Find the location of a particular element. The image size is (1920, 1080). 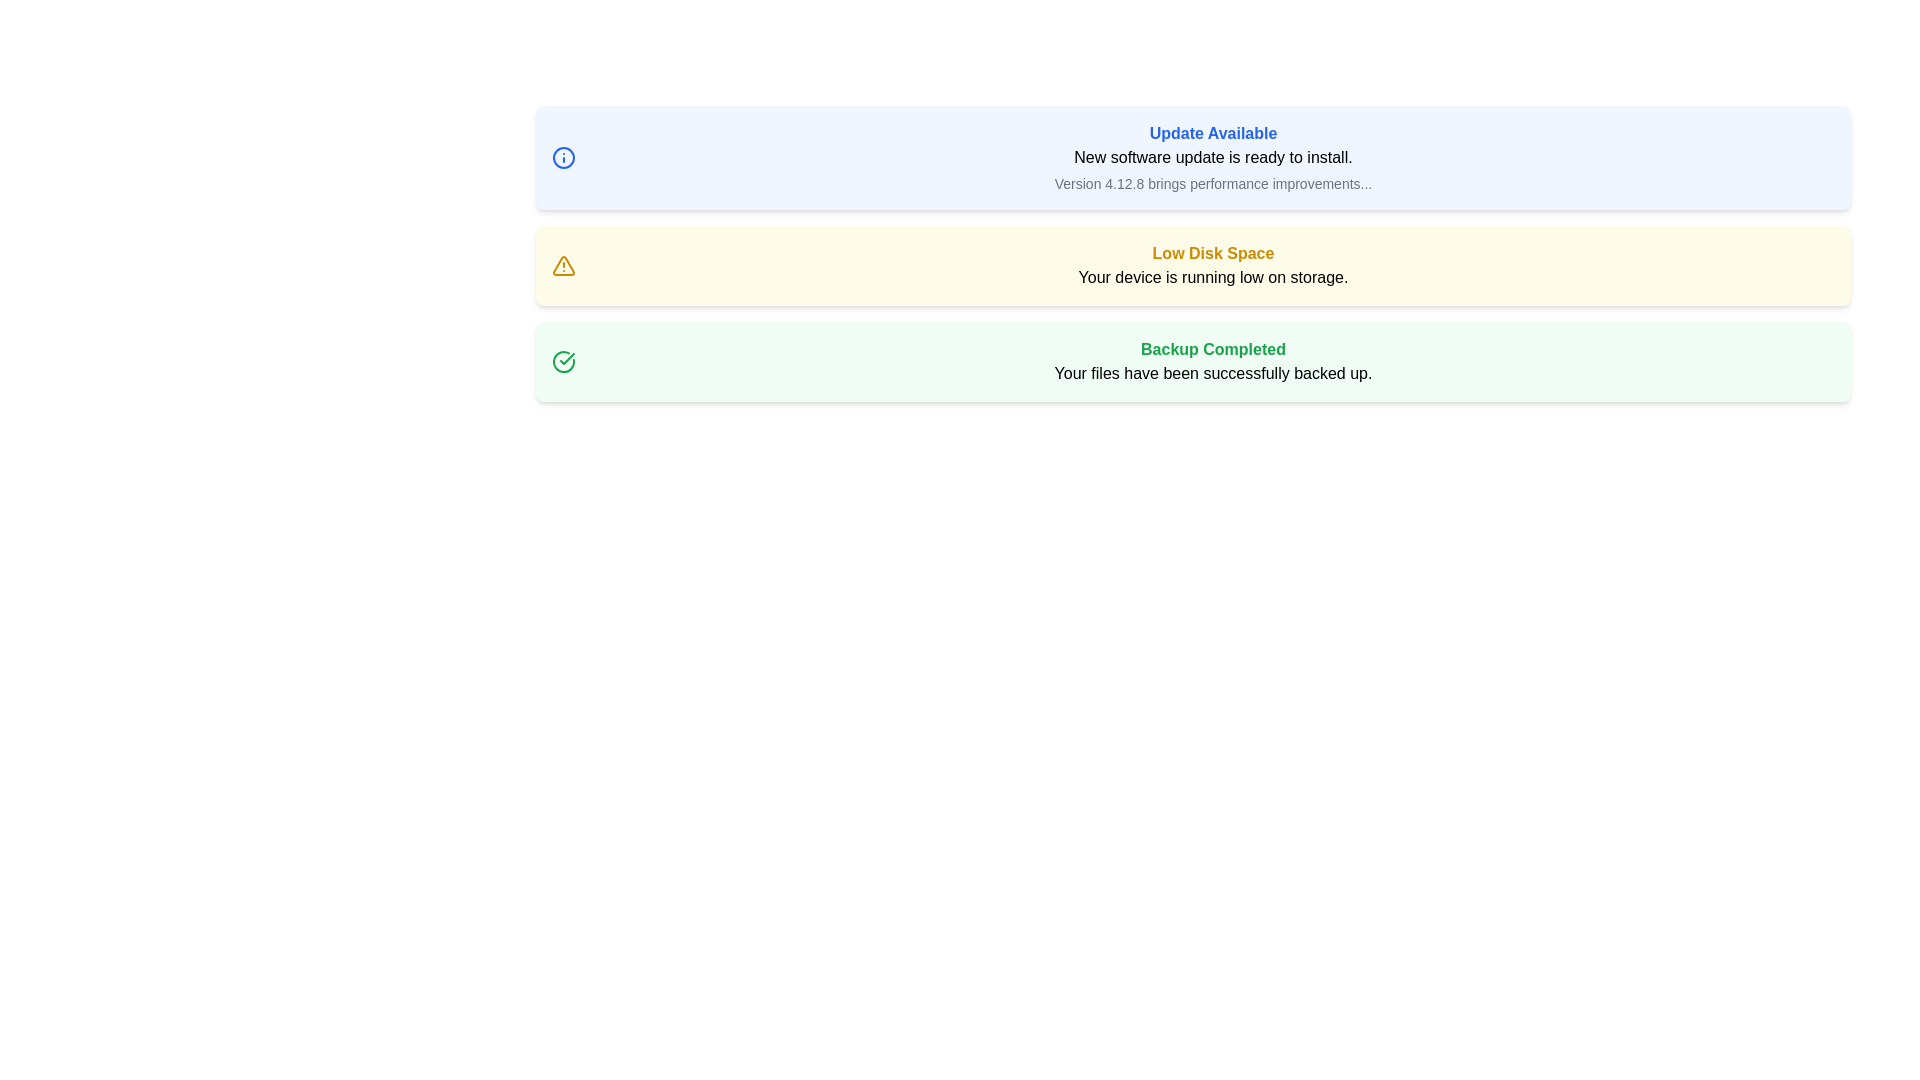

the text element that indicates the availability of a new software update, positioned below the title 'Update Available' is located at coordinates (1212, 157).